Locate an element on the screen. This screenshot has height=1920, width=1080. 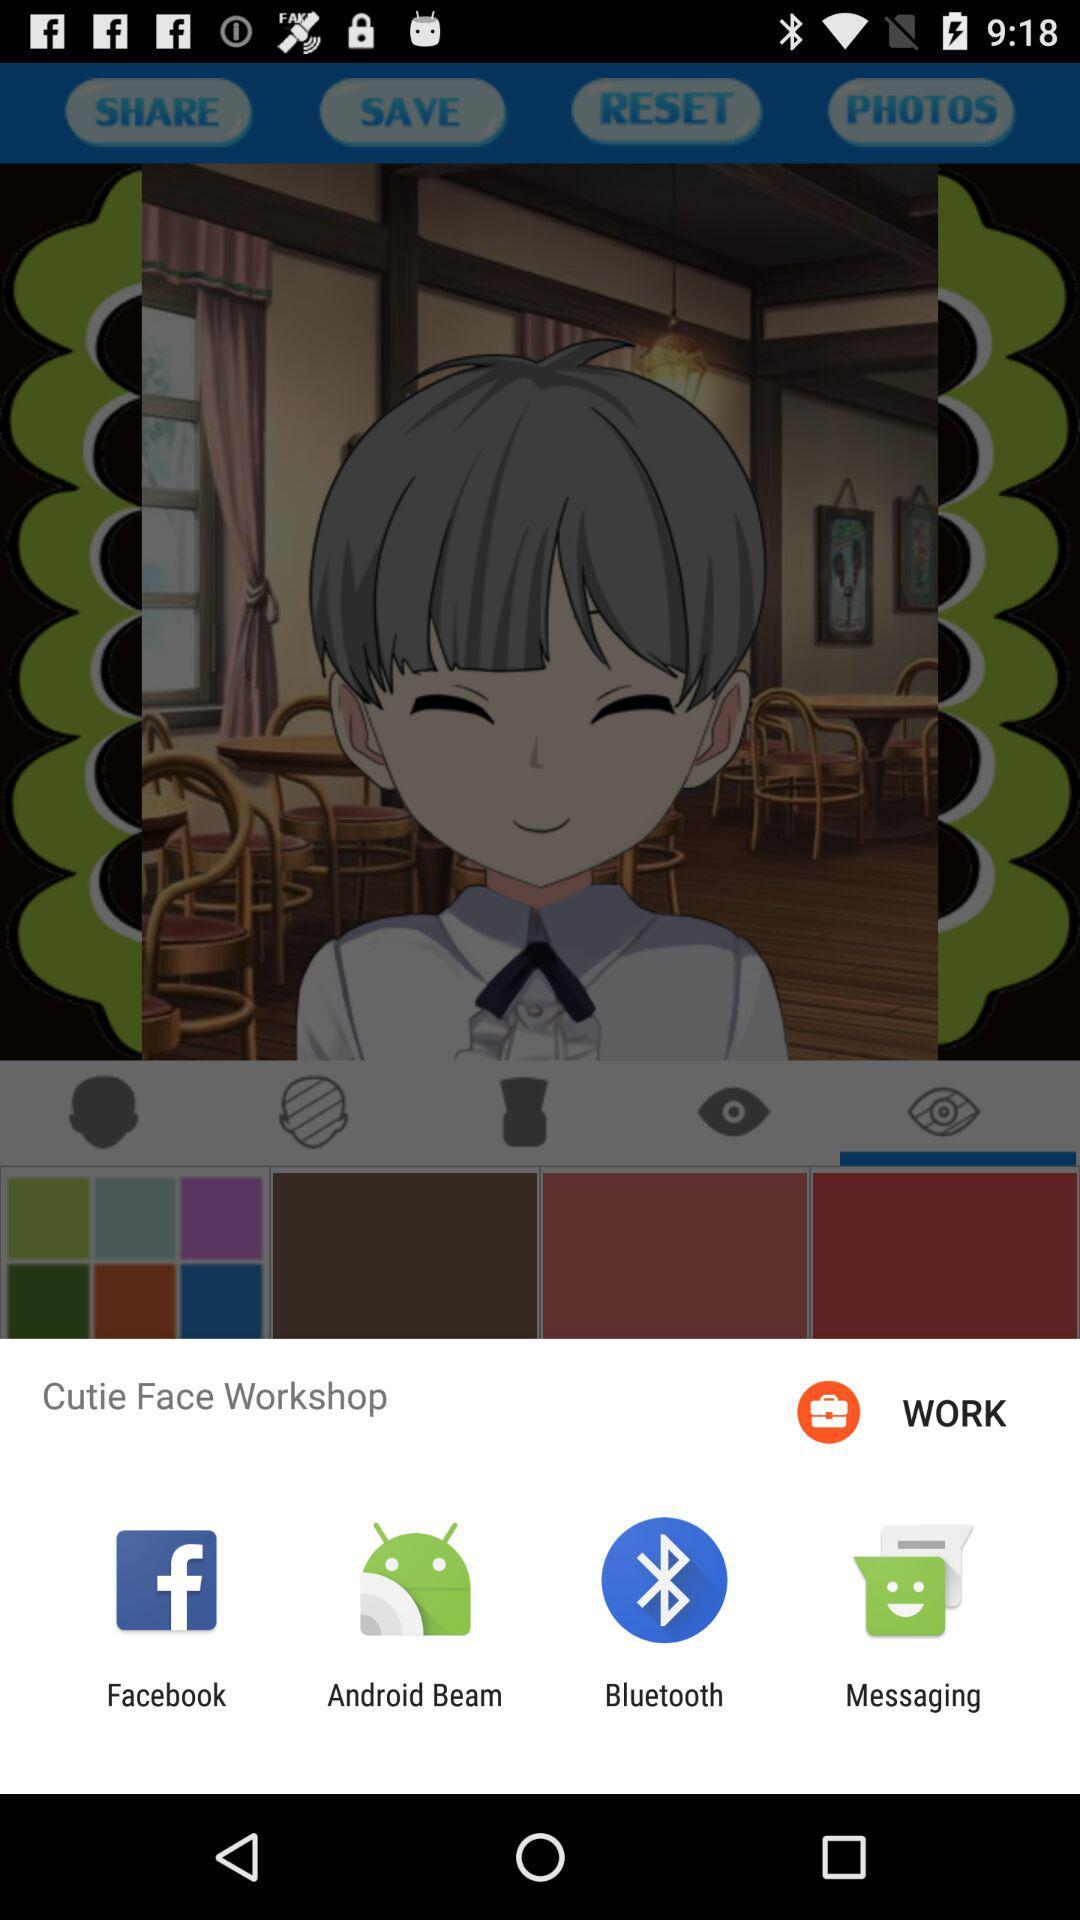
icon to the left of bluetooth item is located at coordinates (414, 1711).